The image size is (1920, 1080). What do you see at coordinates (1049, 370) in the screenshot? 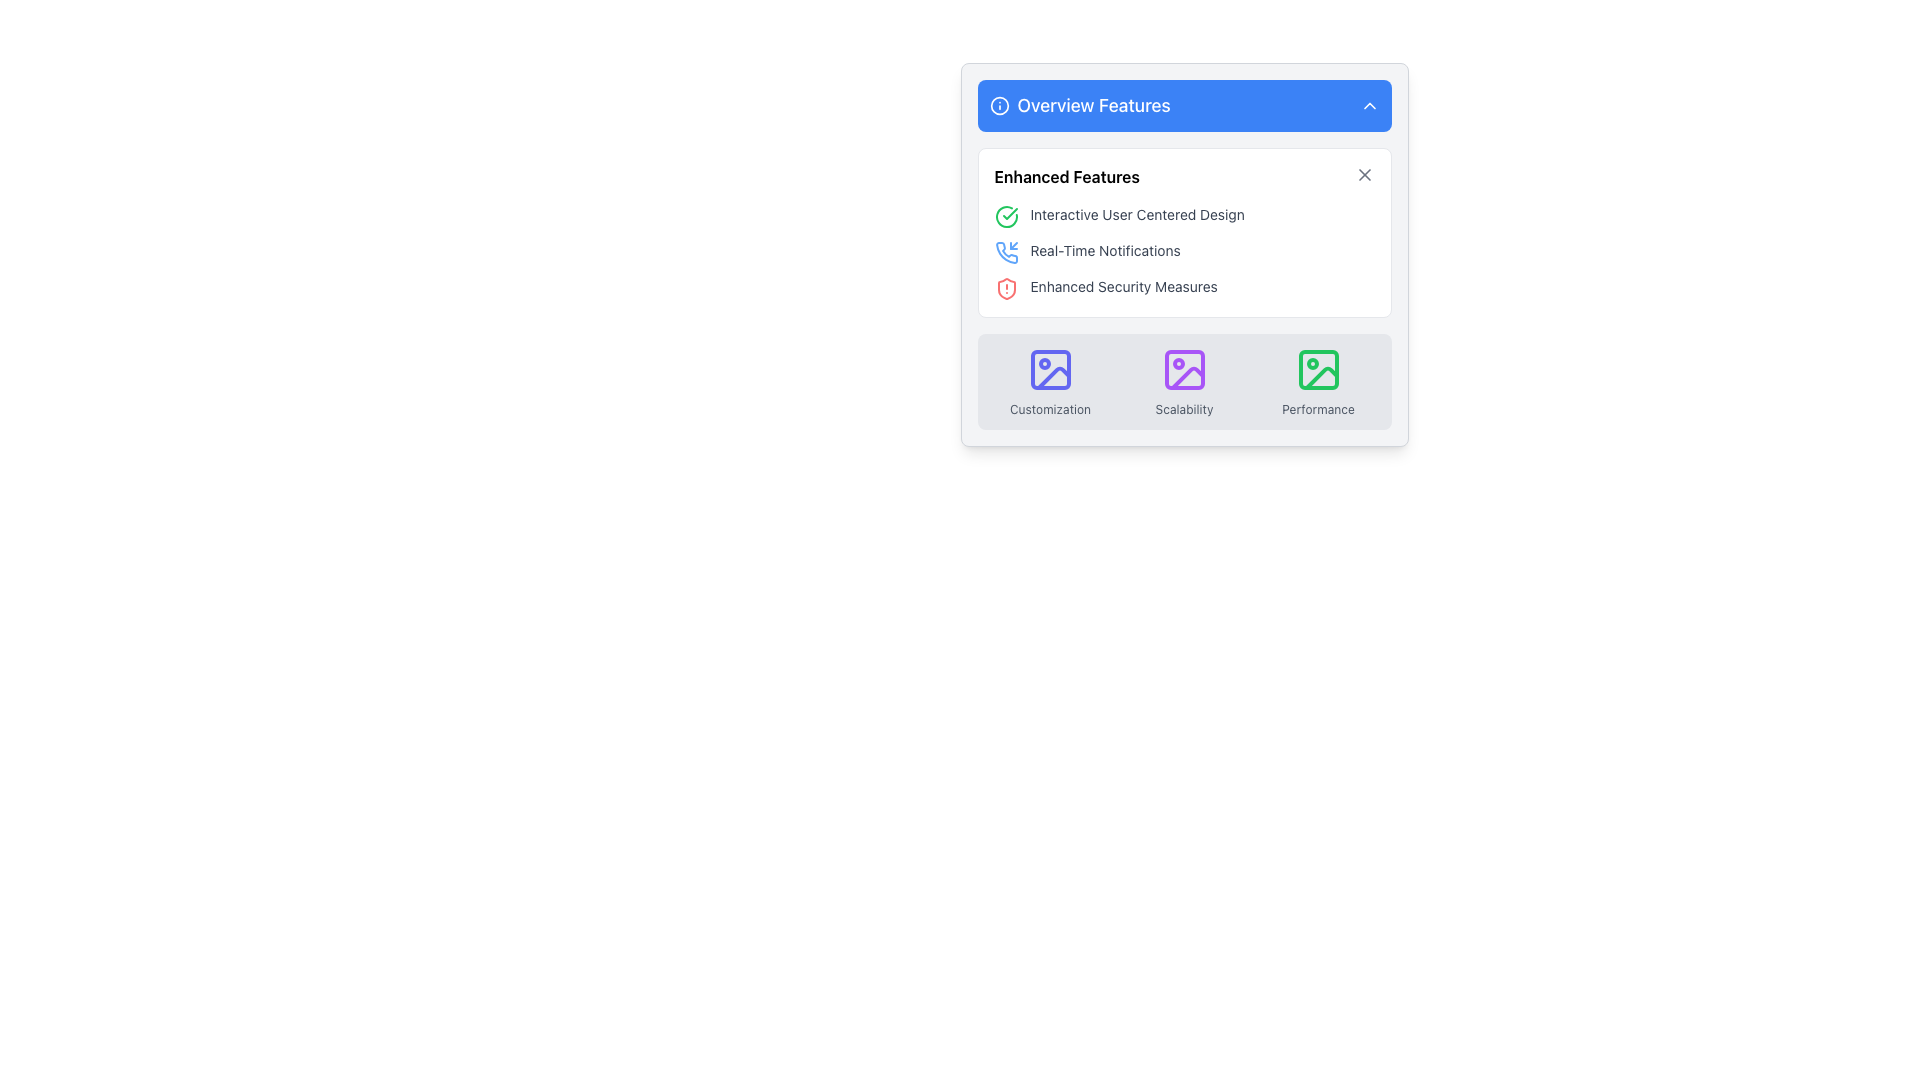
I see `the 'Customization' feature icon located at the leftmost position in the bottom section of the 'Overview Features' card interface, directly above the text label 'Customization'` at bounding box center [1049, 370].